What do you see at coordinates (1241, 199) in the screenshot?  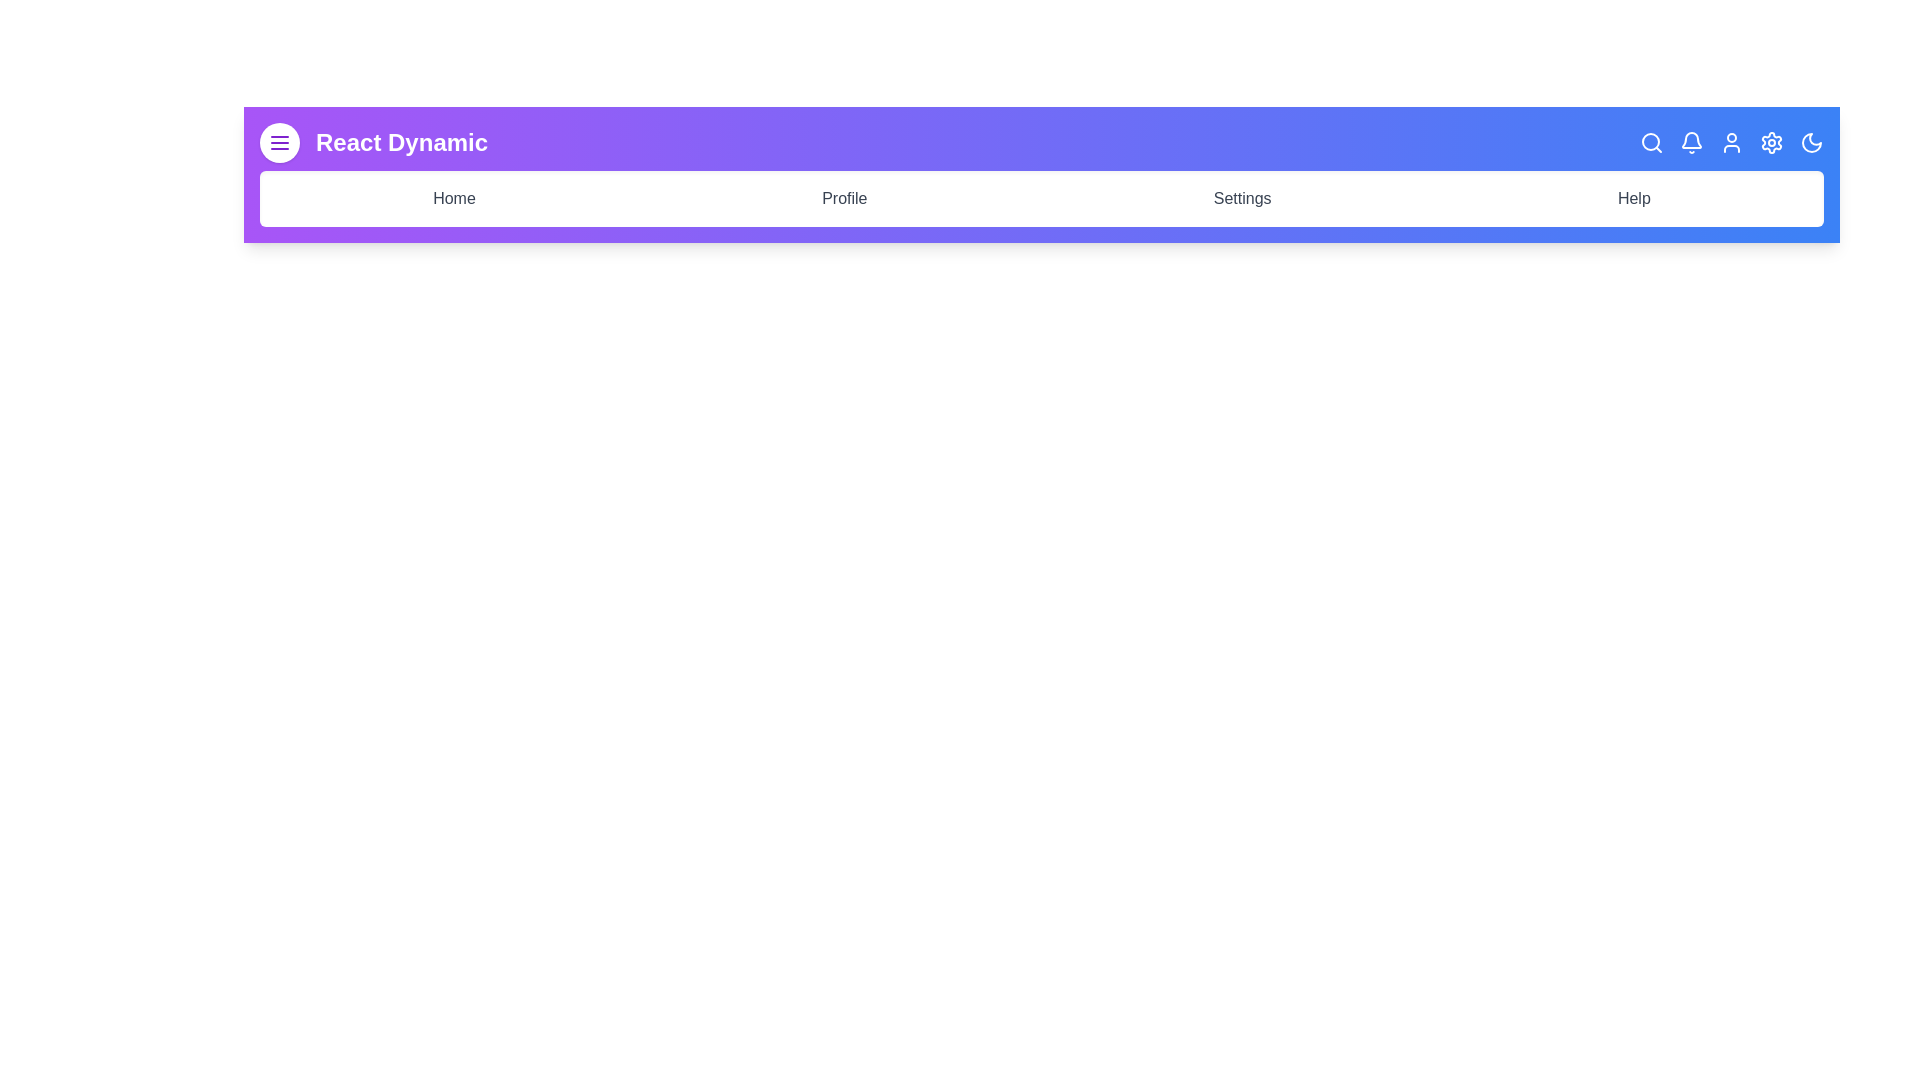 I see `the navigation link labeled Settings to navigate to the corresponding section` at bounding box center [1241, 199].